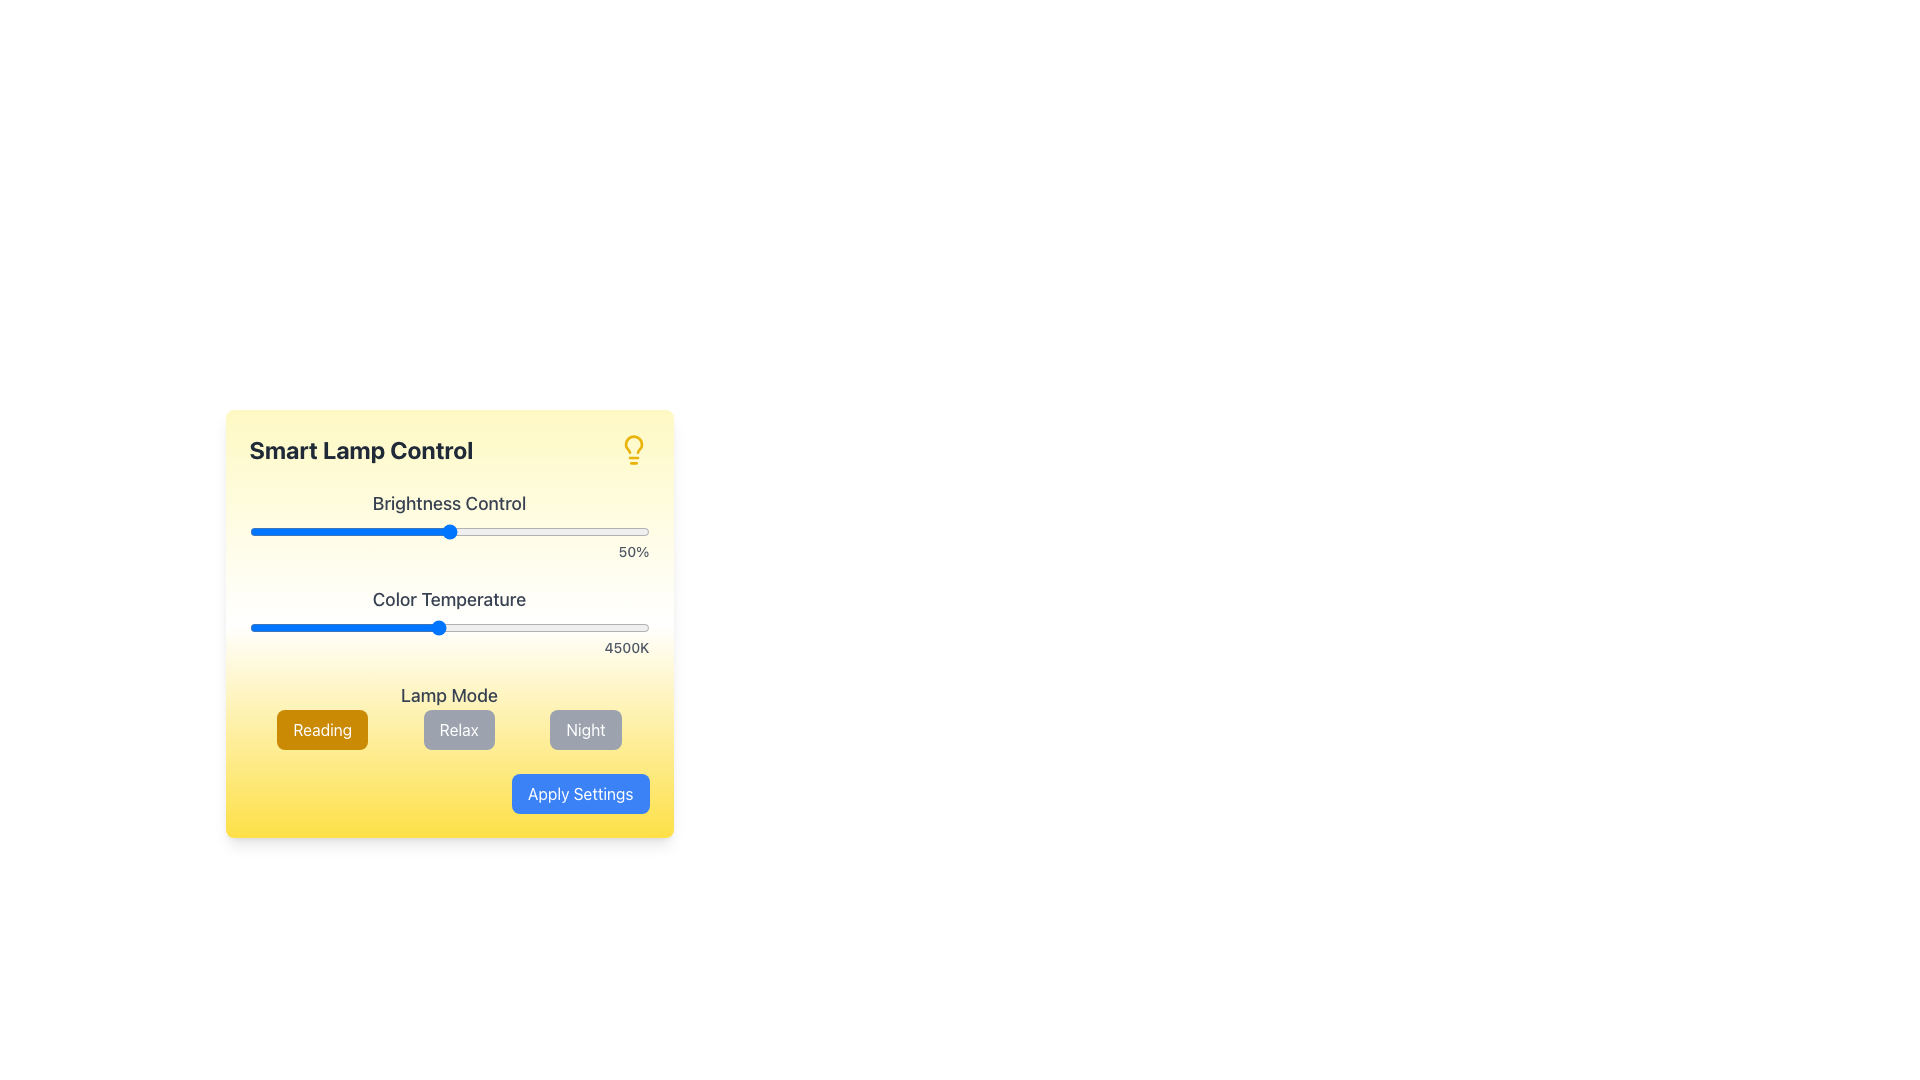 The image size is (1920, 1080). What do you see at coordinates (394, 627) in the screenshot?
I see `the color temperature` at bounding box center [394, 627].